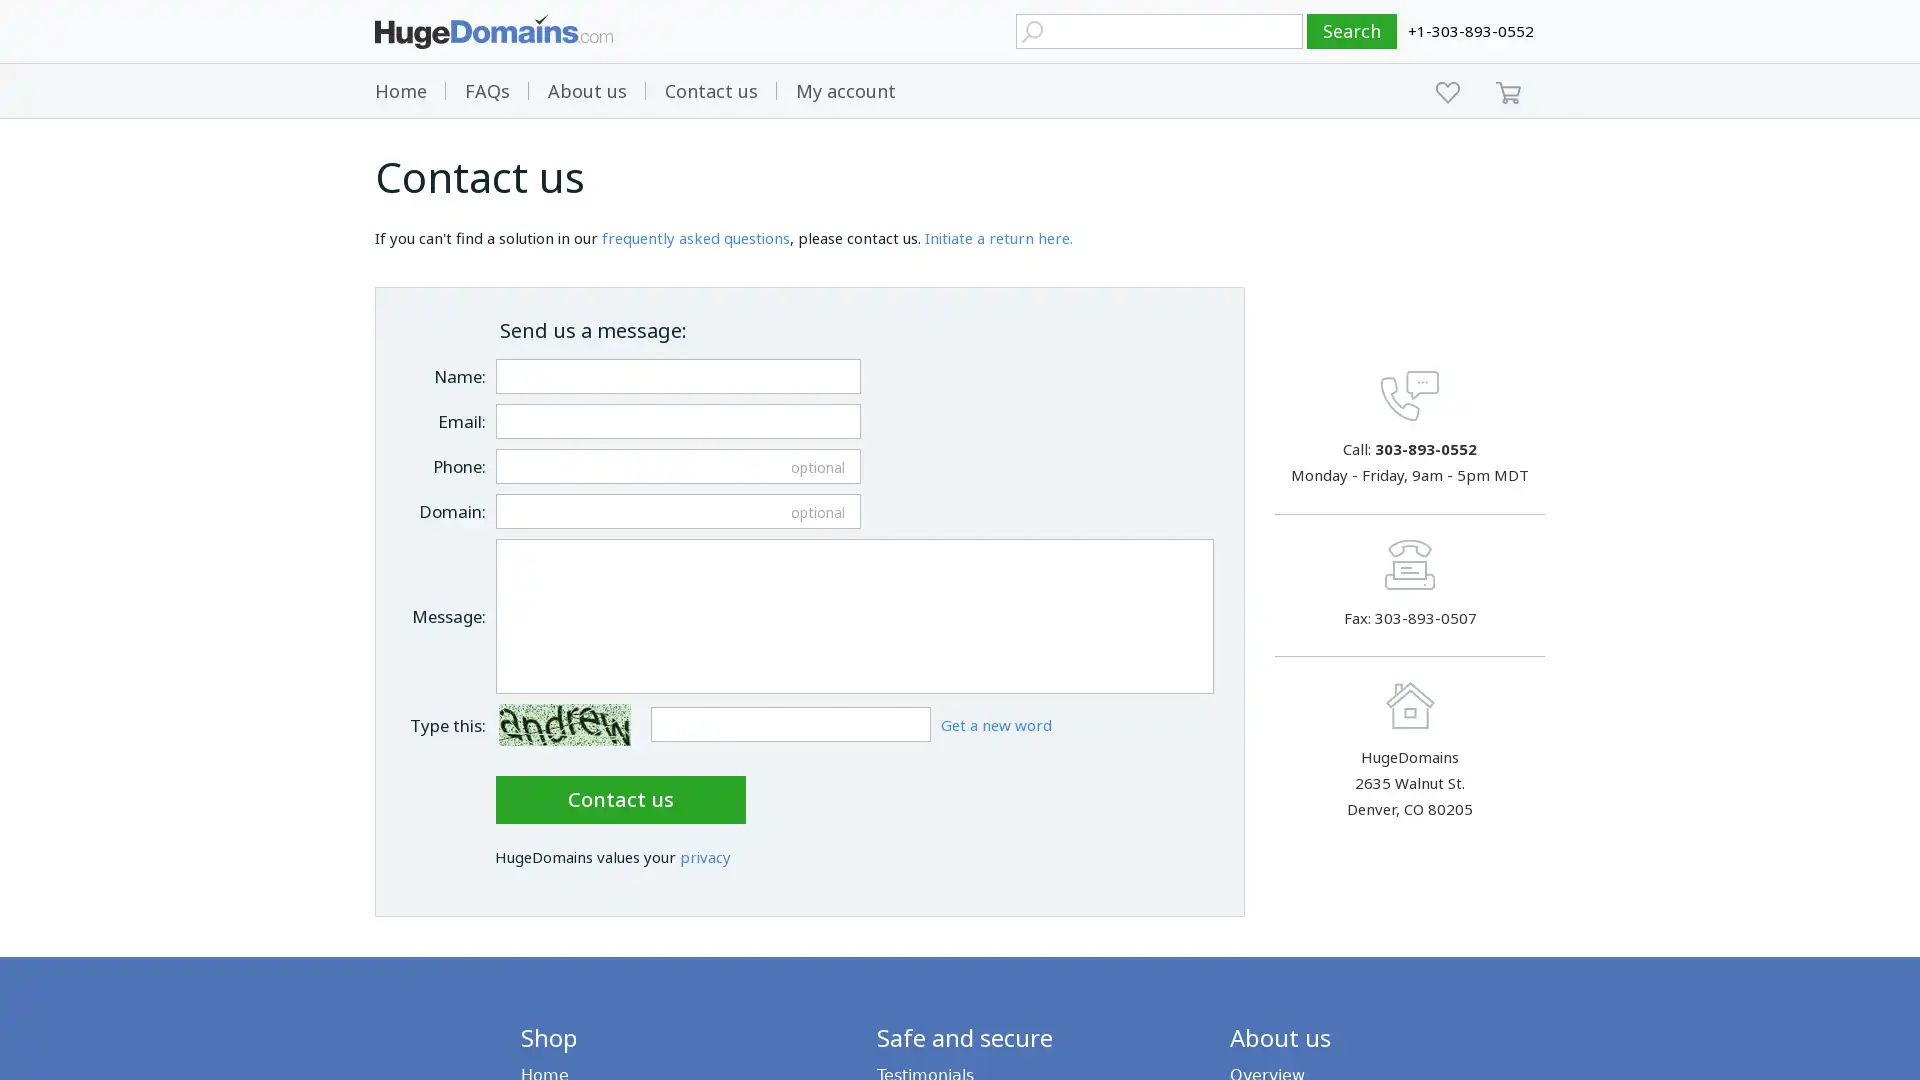 Image resolution: width=1920 pixels, height=1080 pixels. I want to click on Contact us, so click(619, 797).